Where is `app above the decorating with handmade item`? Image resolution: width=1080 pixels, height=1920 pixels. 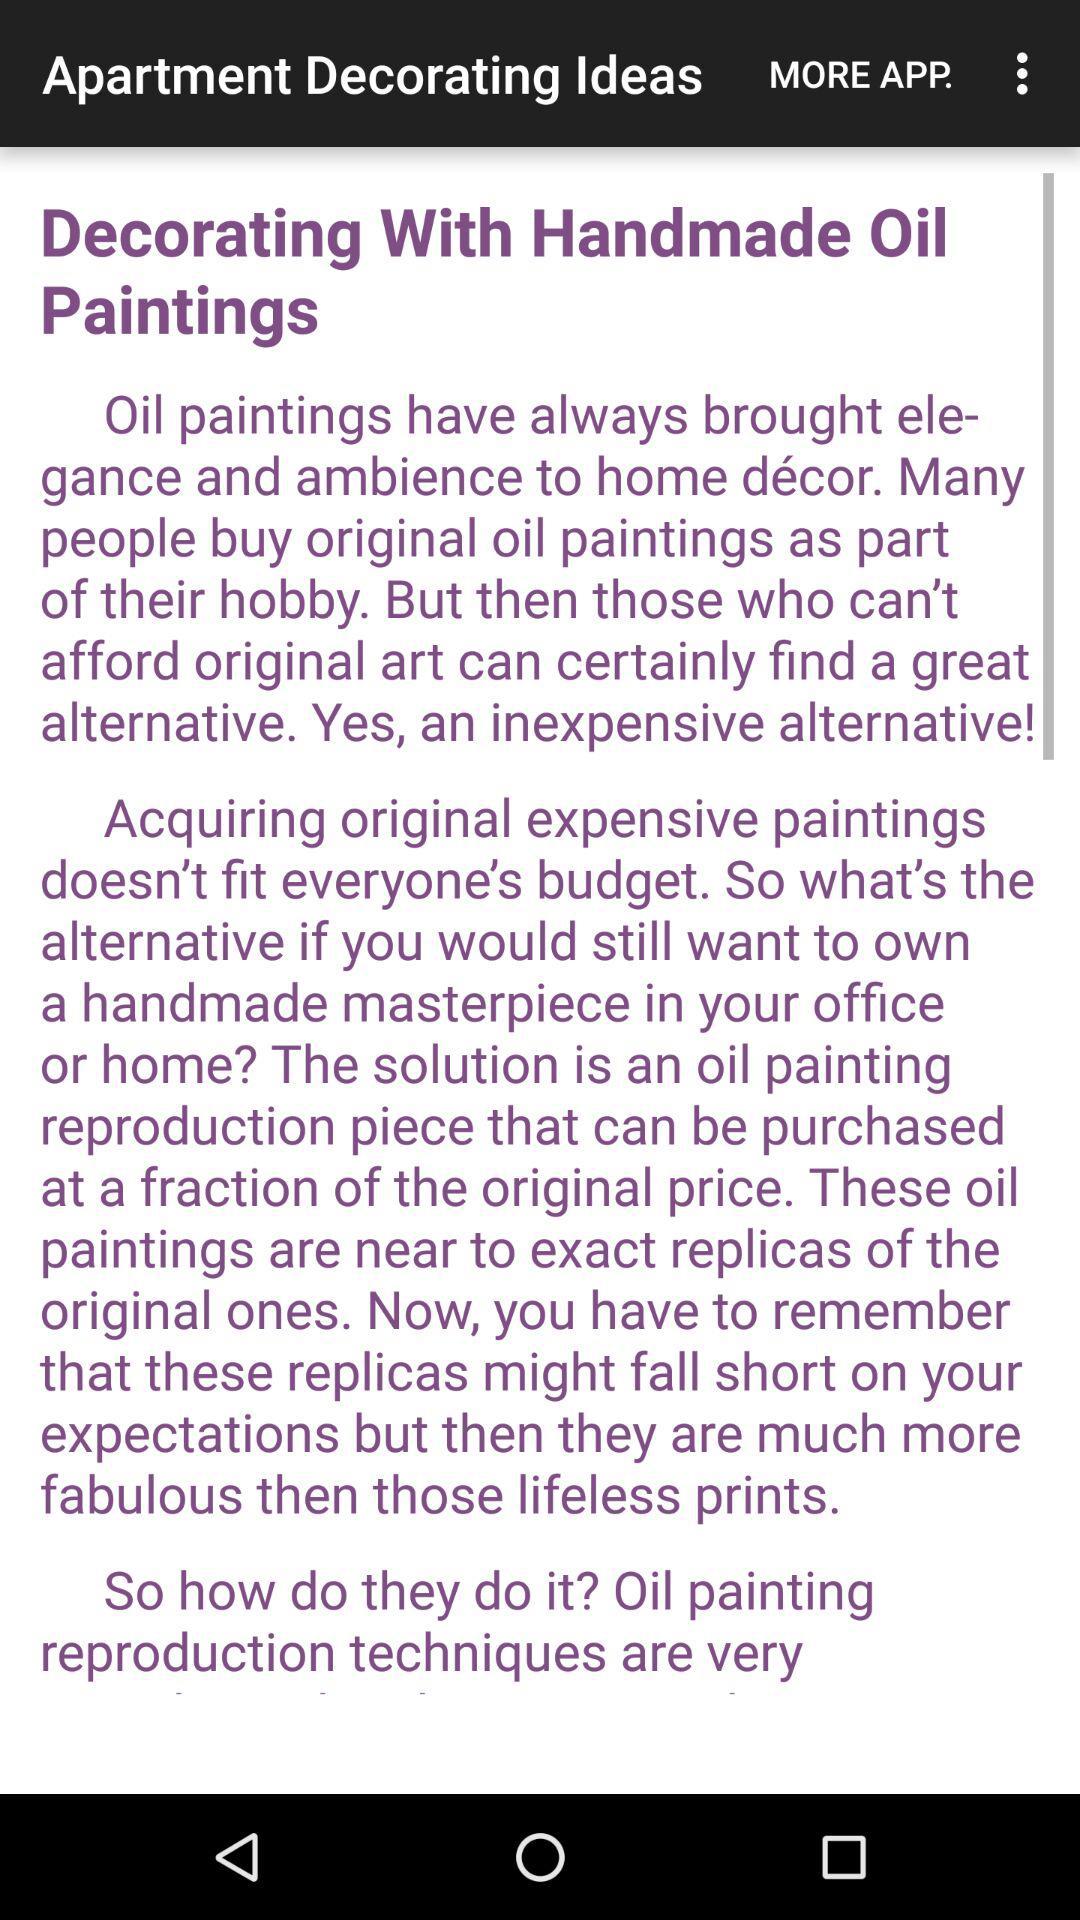 app above the decorating with handmade item is located at coordinates (860, 73).